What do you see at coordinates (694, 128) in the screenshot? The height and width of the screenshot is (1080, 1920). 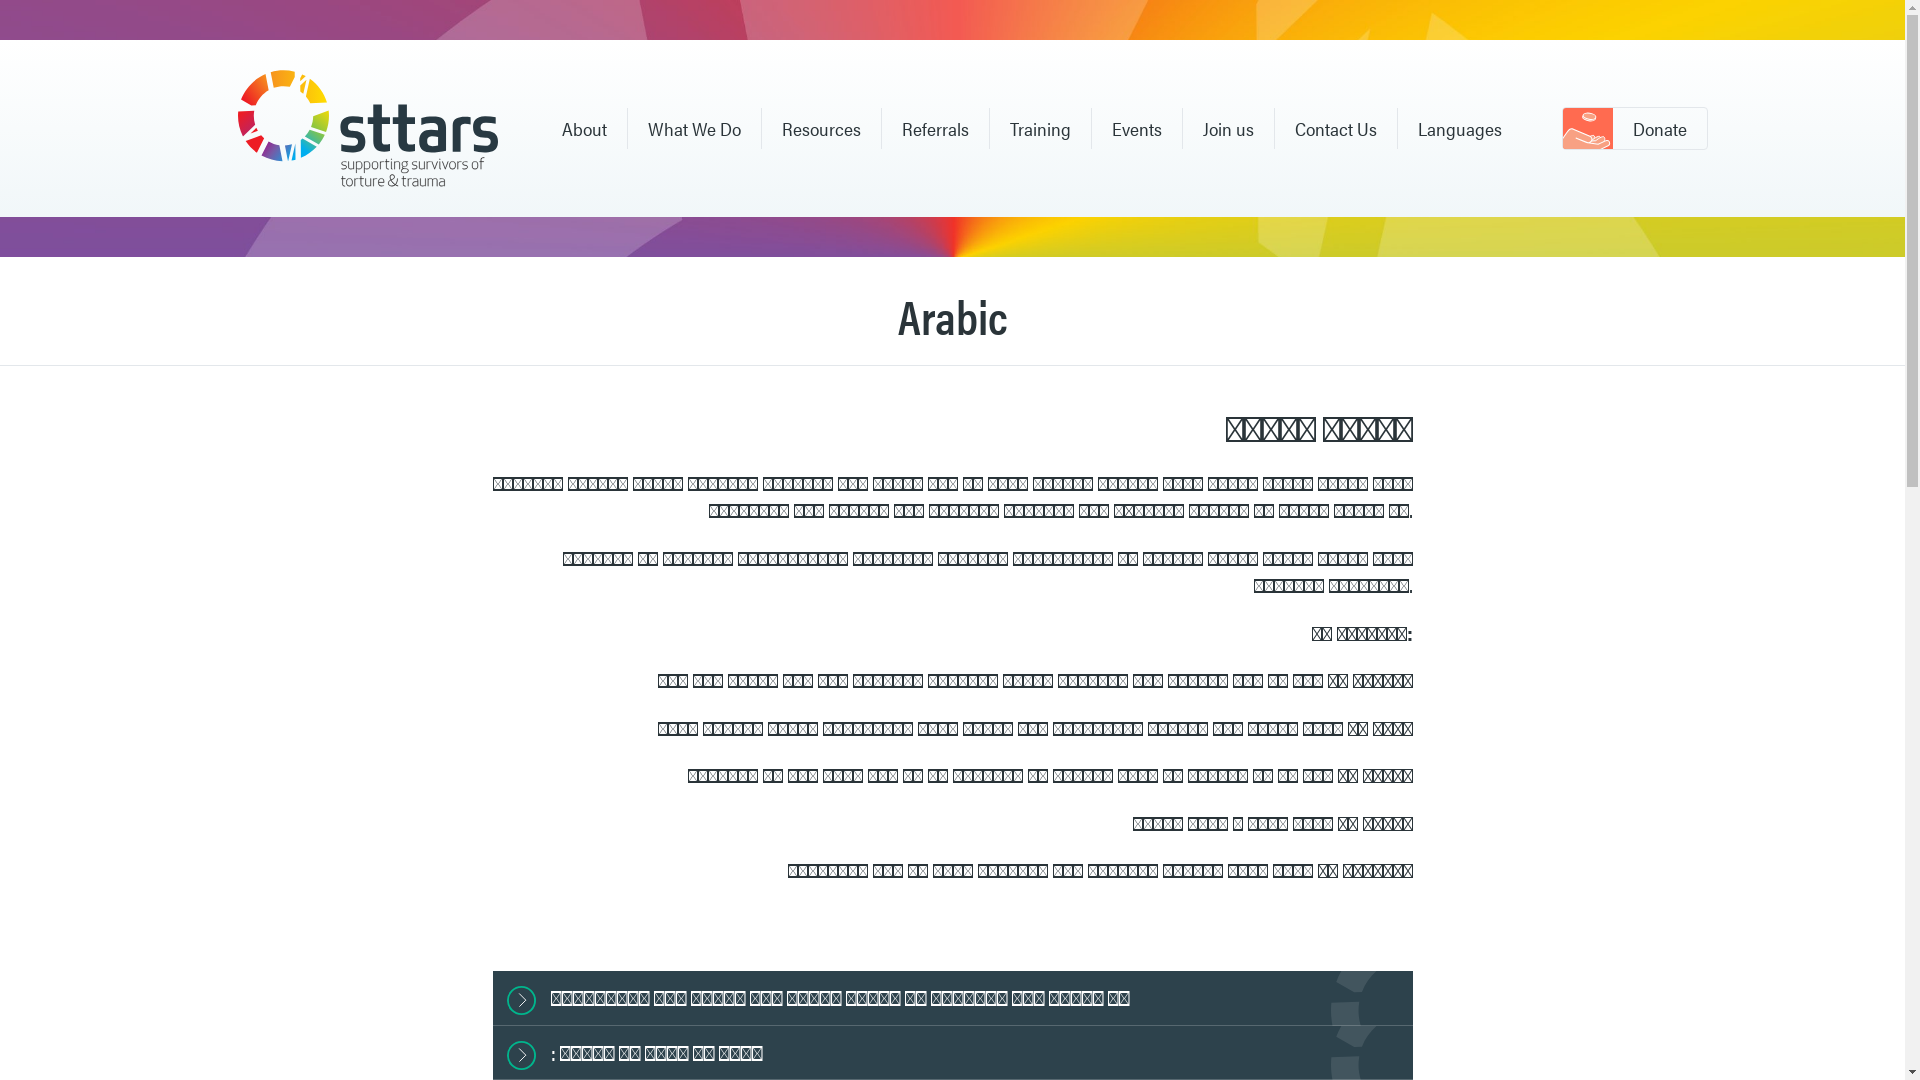 I see `'What We Do'` at bounding box center [694, 128].